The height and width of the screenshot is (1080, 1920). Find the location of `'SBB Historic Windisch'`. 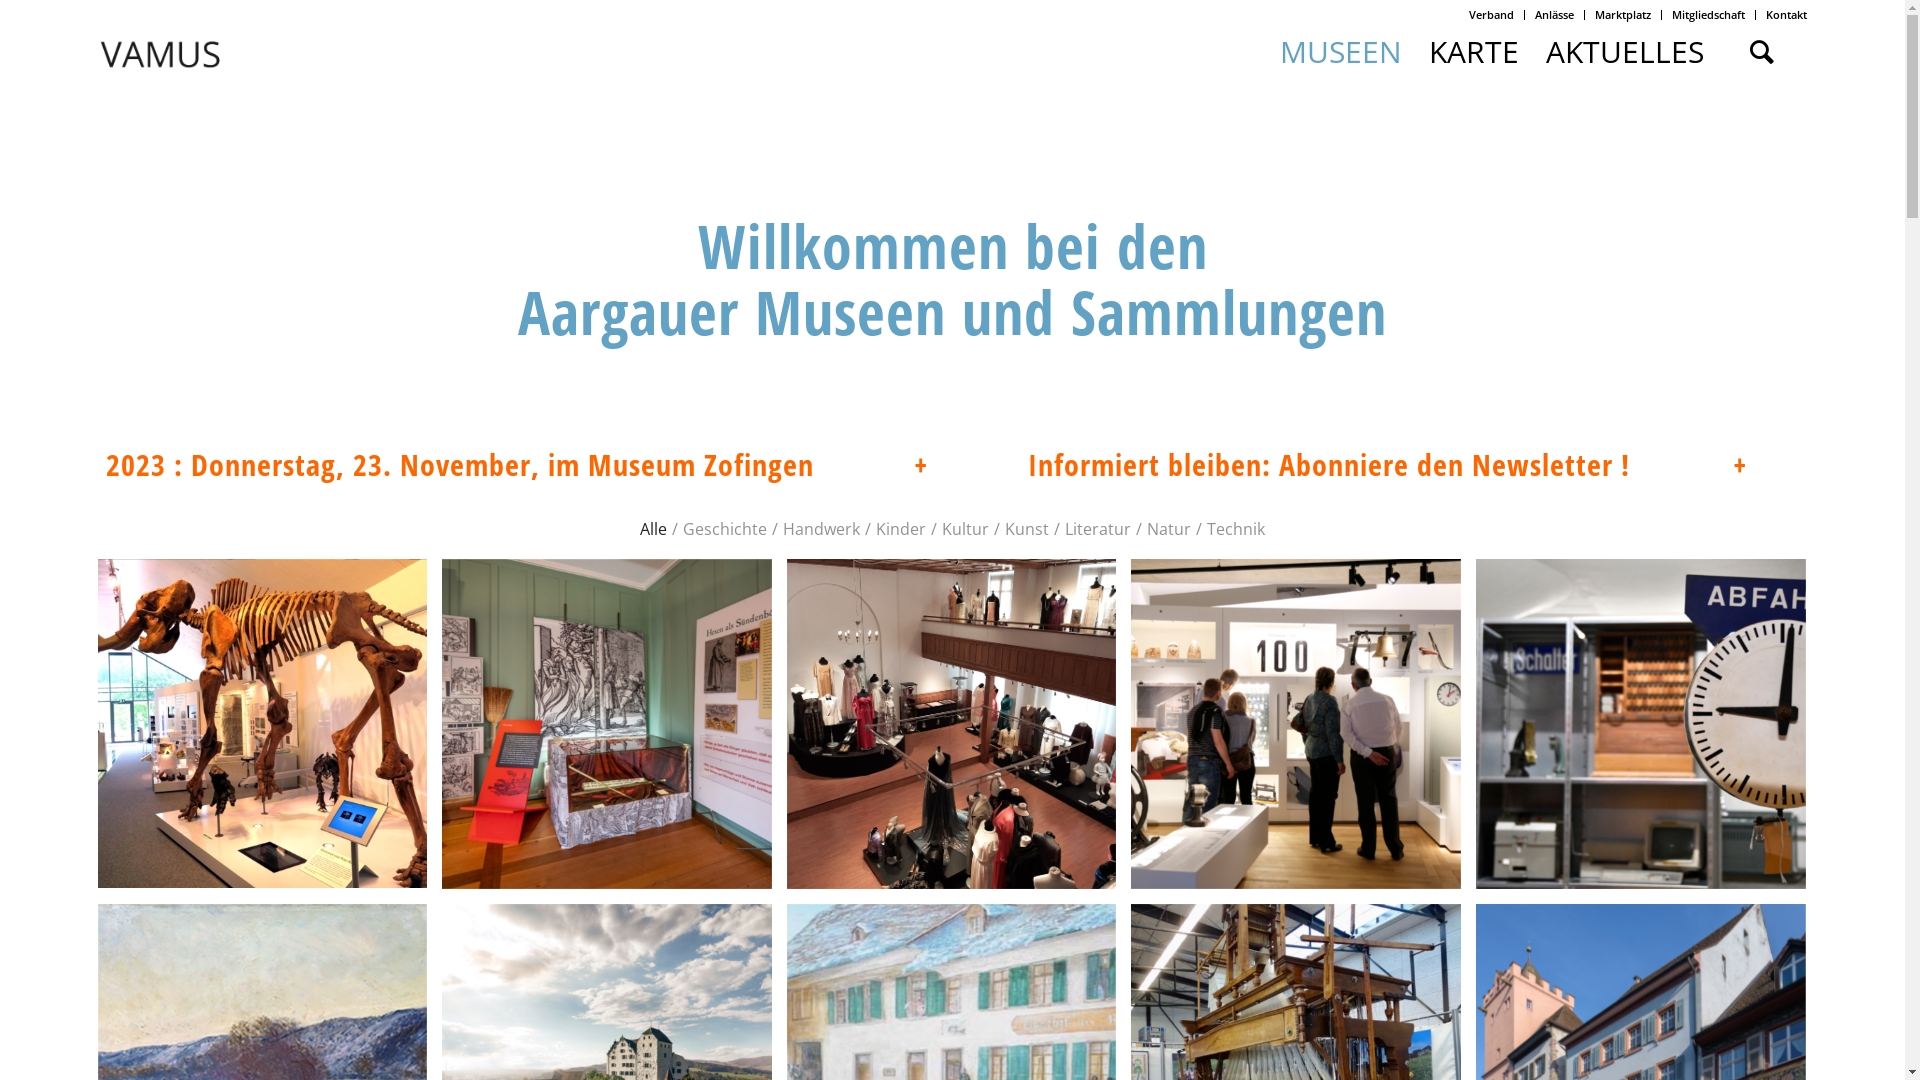

'SBB Historic Windisch' is located at coordinates (1476, 731).